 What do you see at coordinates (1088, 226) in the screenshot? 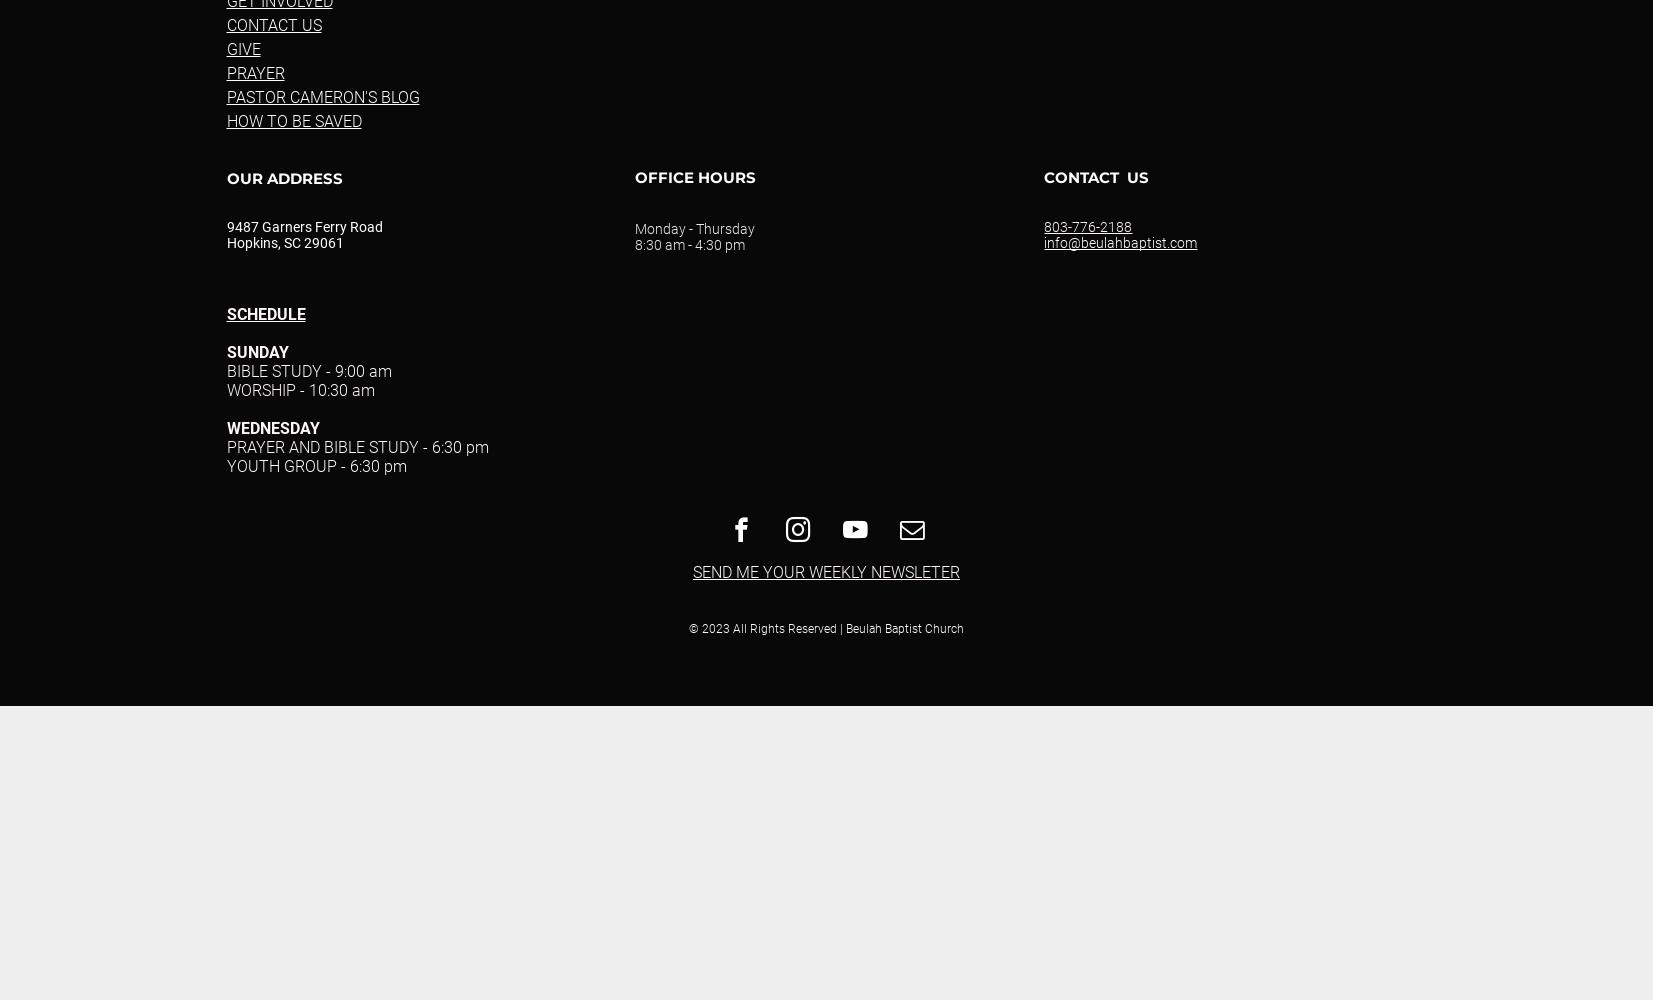
I see `'803-776-2188'` at bounding box center [1088, 226].